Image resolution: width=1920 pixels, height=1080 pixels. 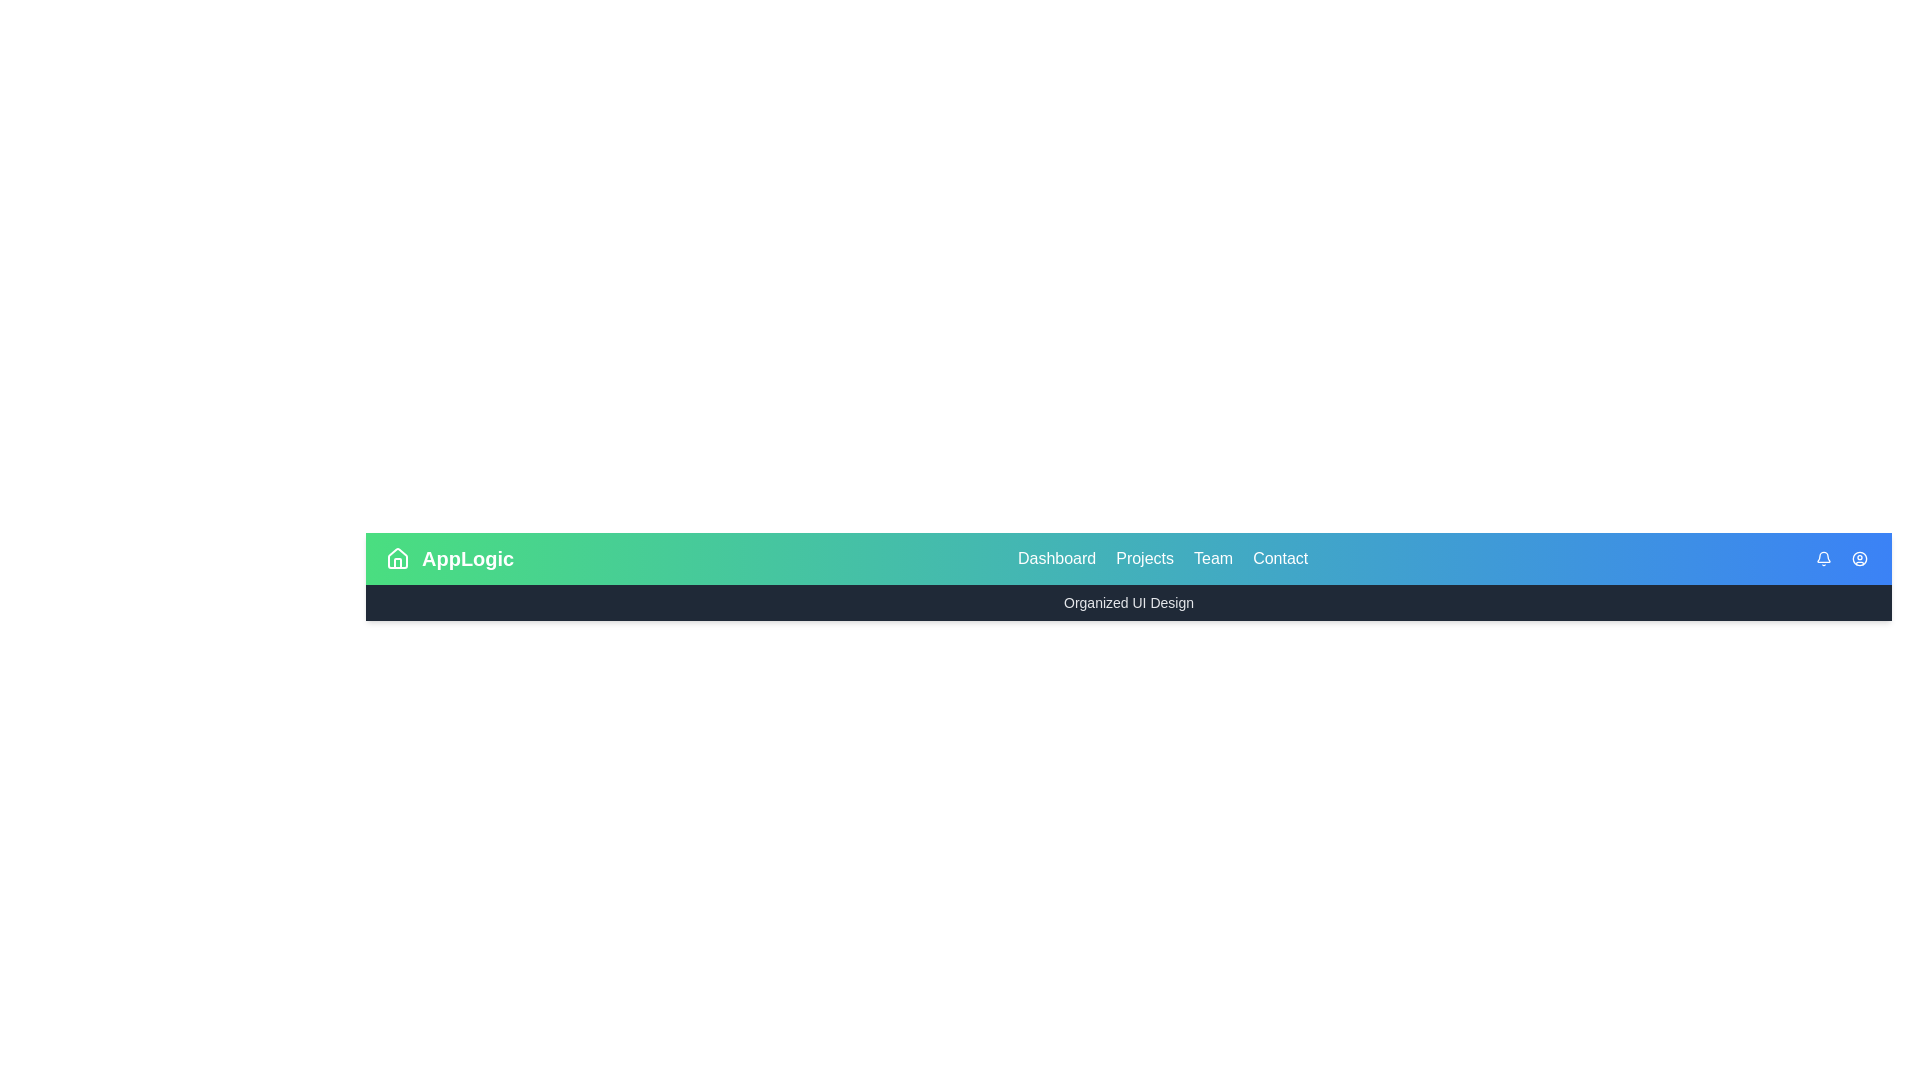 I want to click on the interactive element Bell Icon to observe the visual response, so click(x=1824, y=559).